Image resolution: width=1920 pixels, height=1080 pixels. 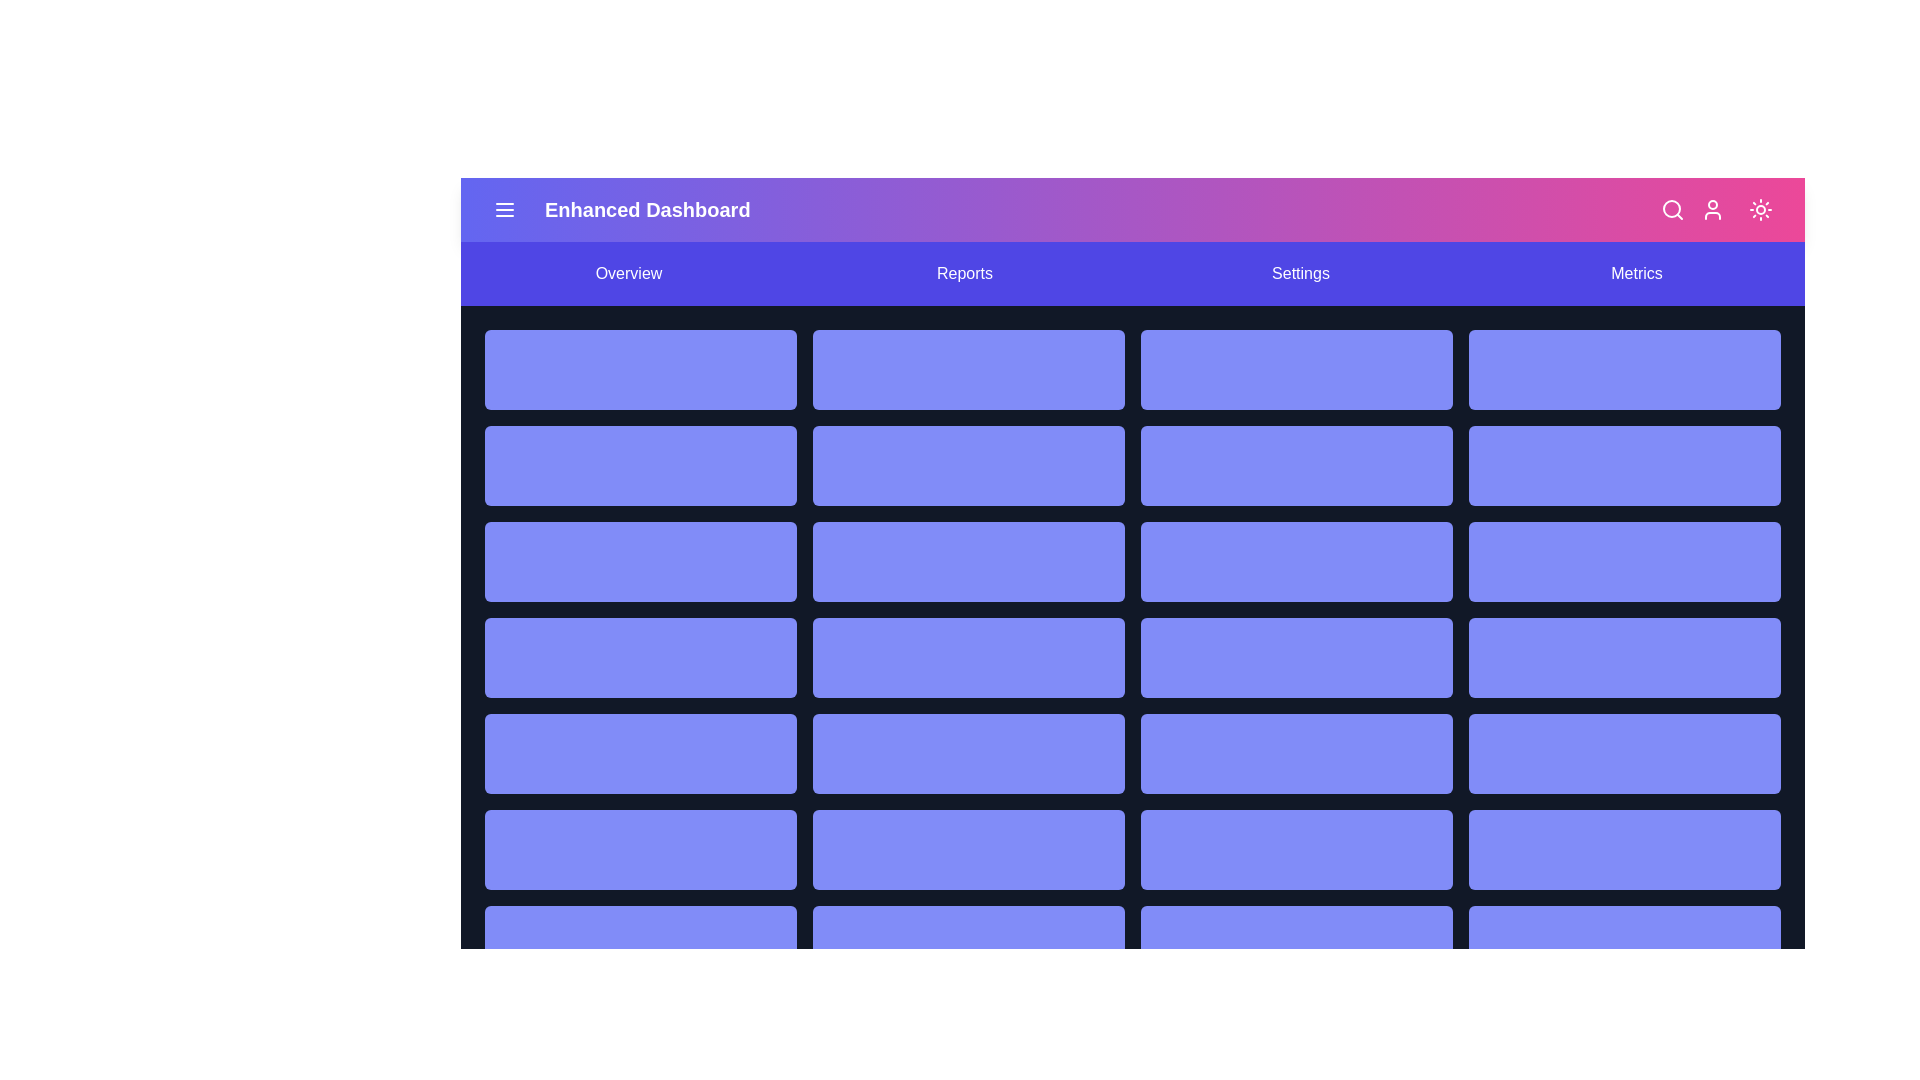 What do you see at coordinates (627, 273) in the screenshot?
I see `the Overview navigation link` at bounding box center [627, 273].